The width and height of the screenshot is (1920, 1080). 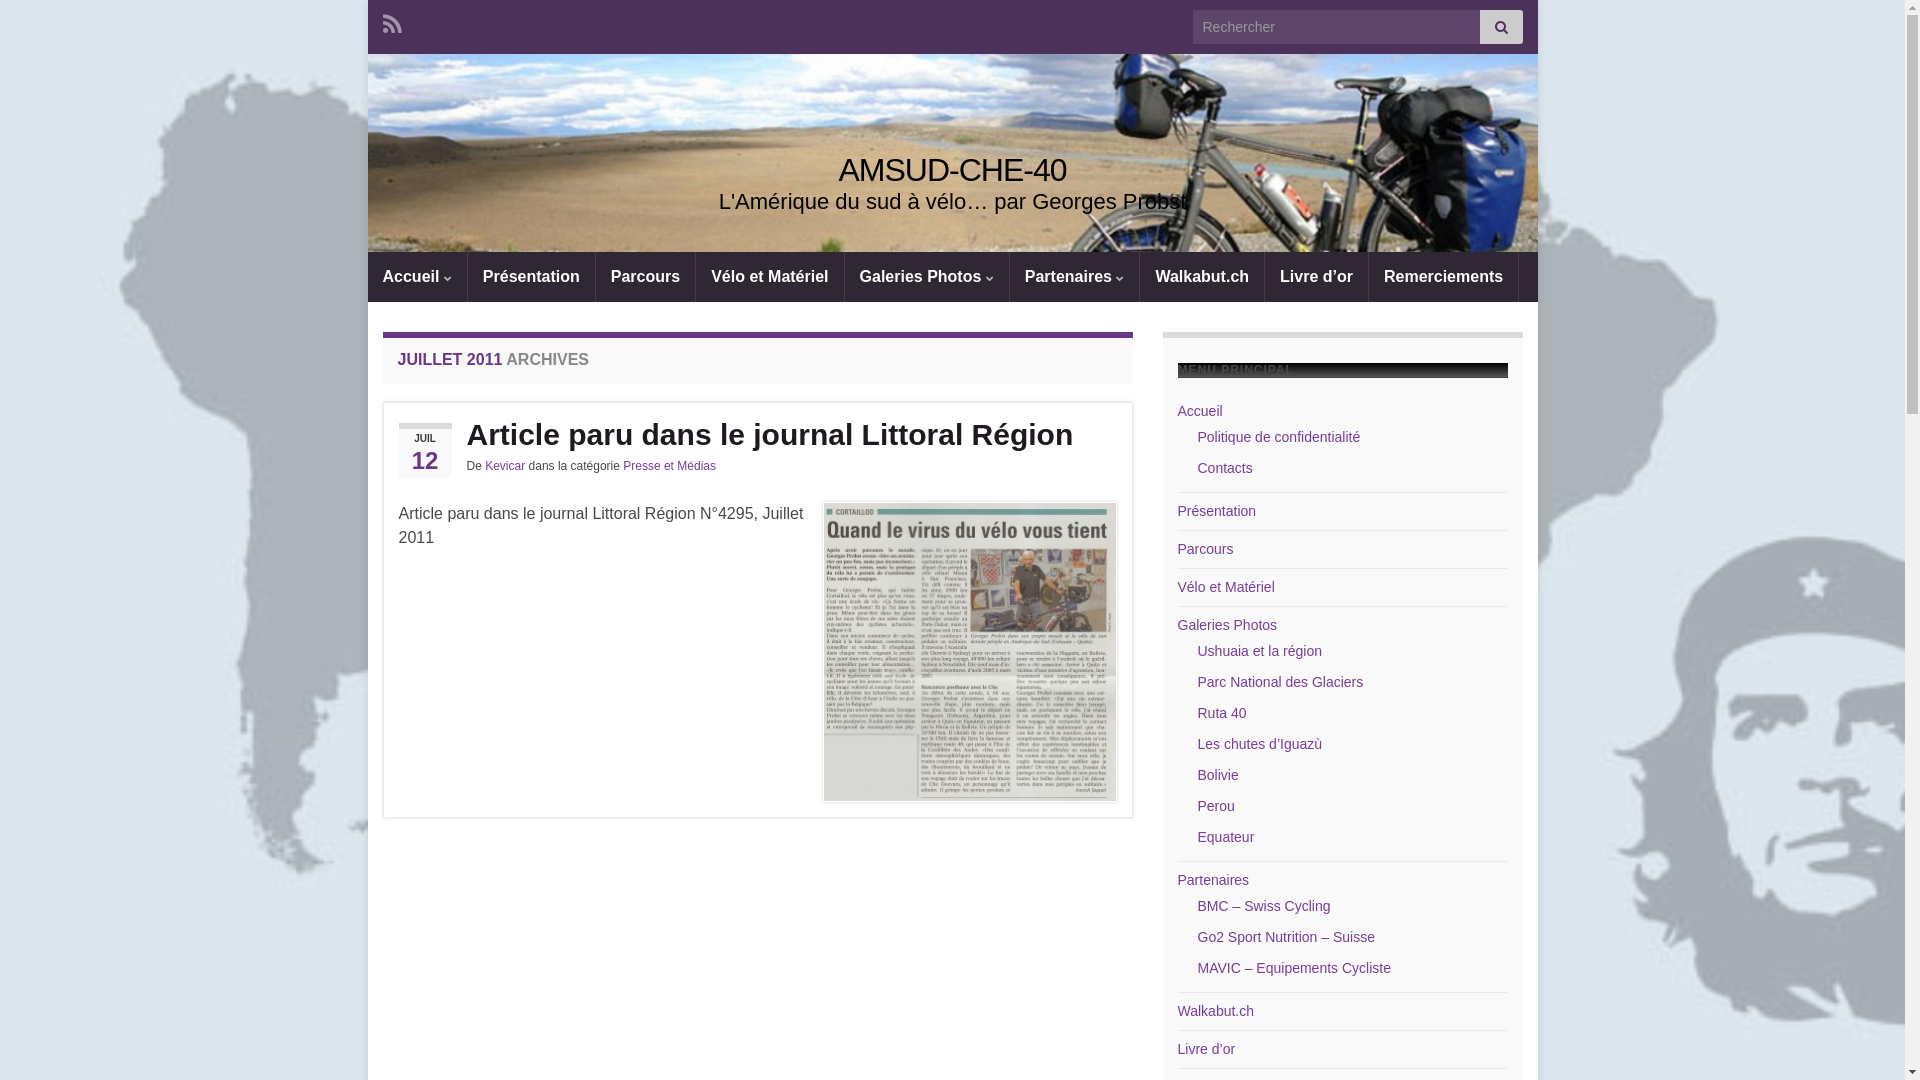 I want to click on 'Perou', so click(x=1215, y=805).